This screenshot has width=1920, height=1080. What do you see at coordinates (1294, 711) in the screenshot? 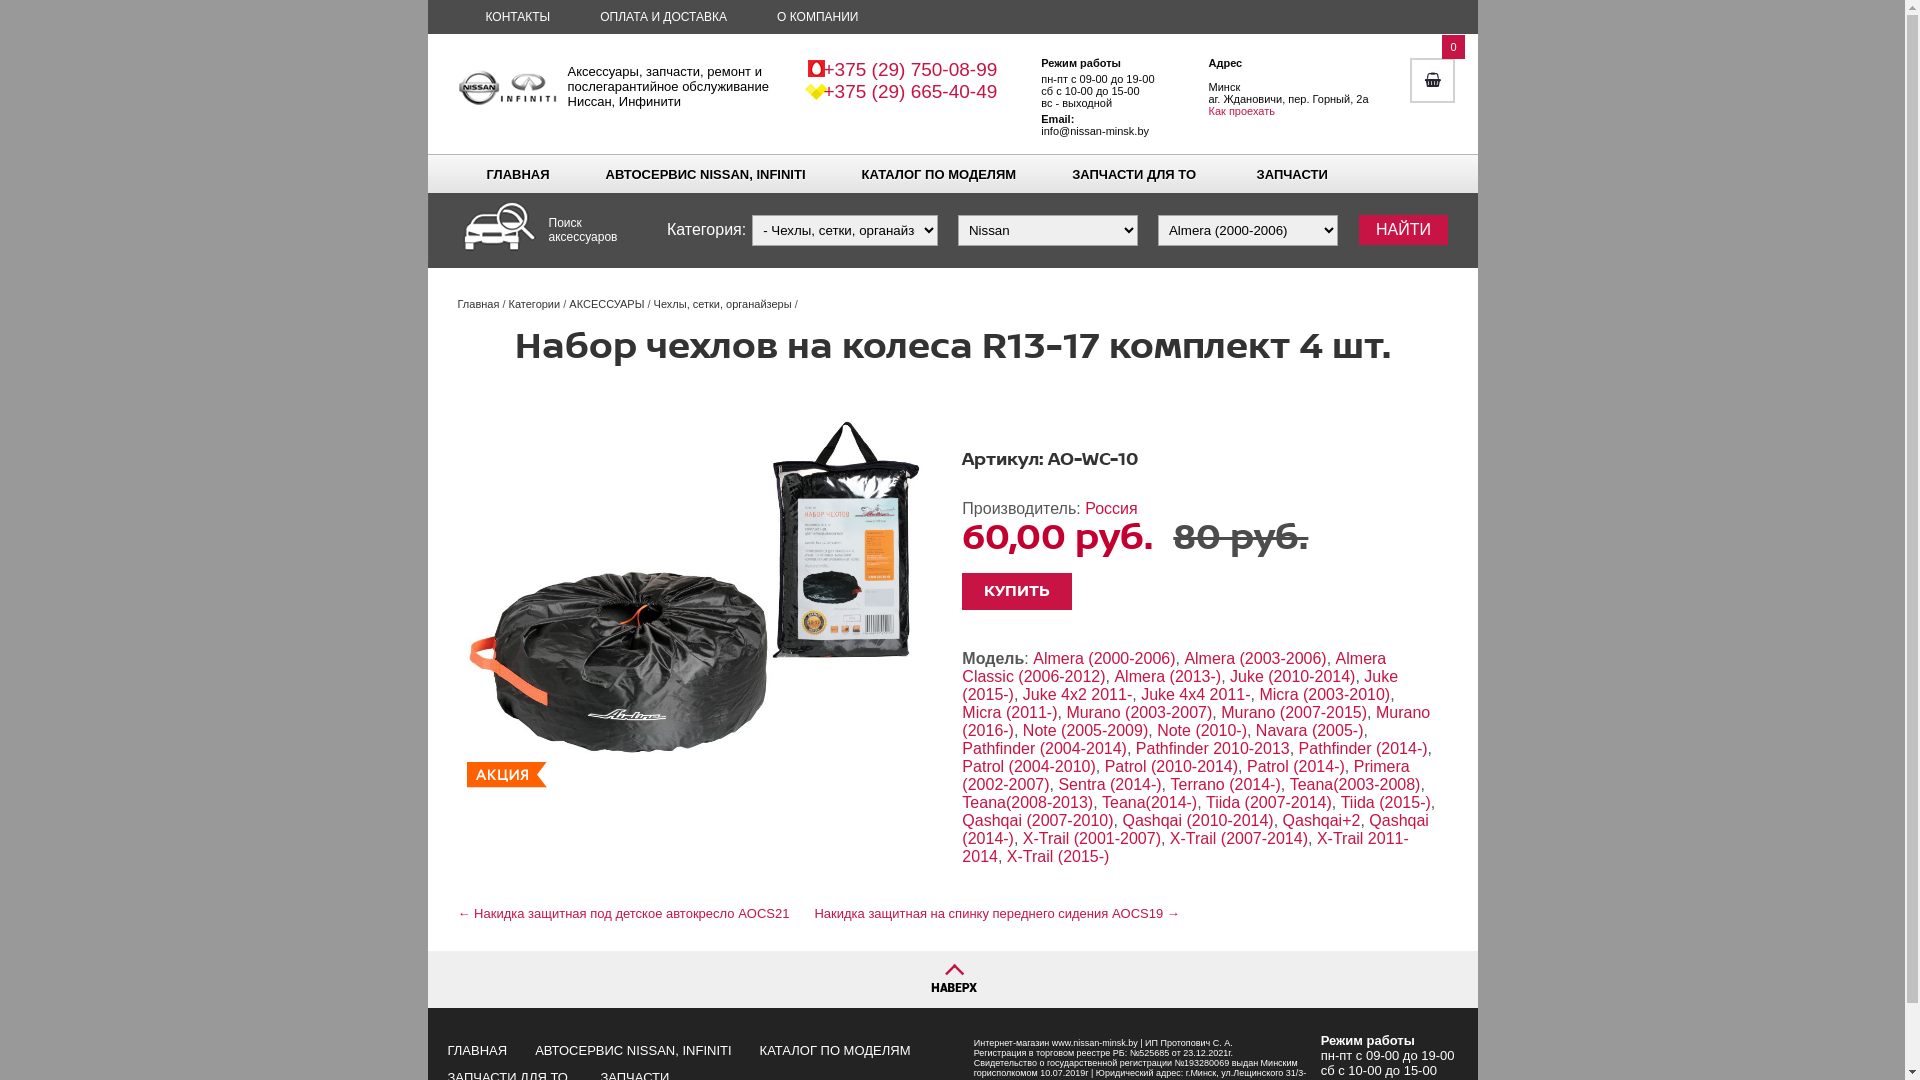
I see `'Murano (2007-2015)'` at bounding box center [1294, 711].